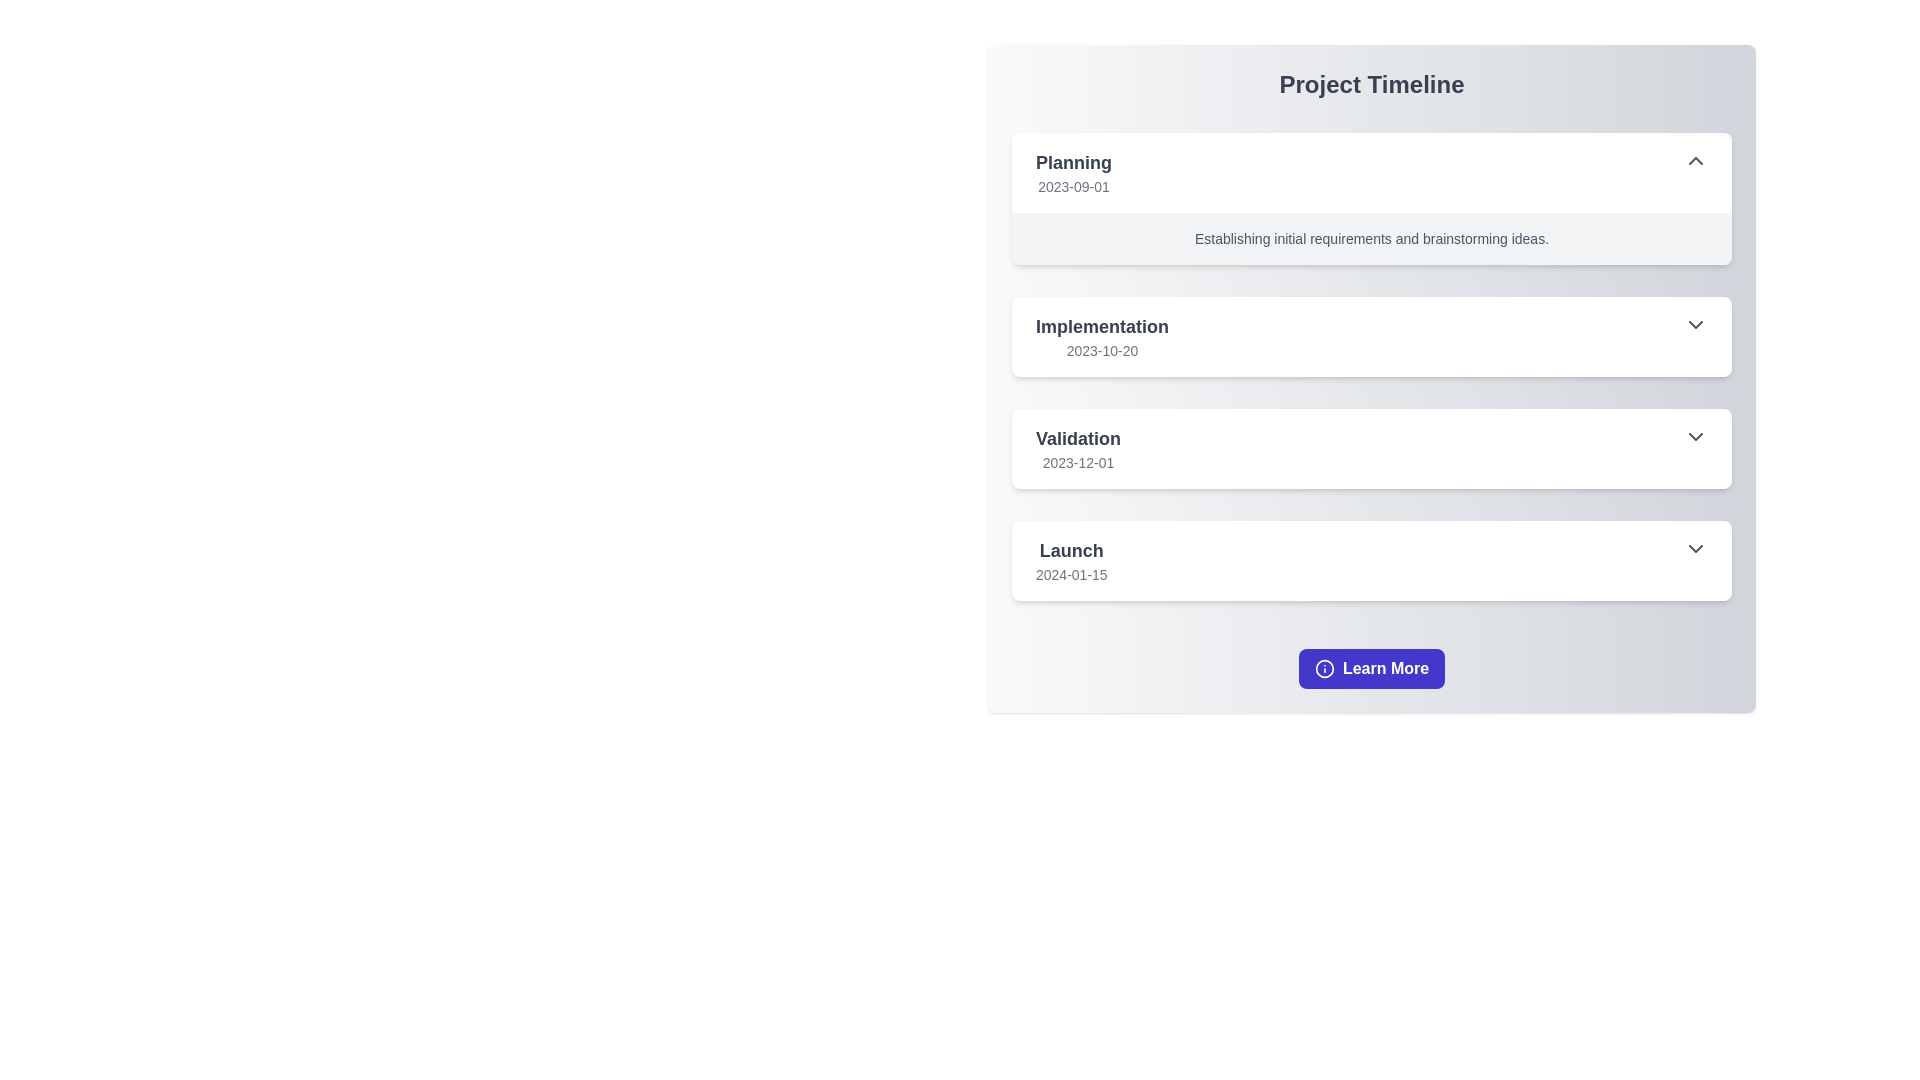 The height and width of the screenshot is (1080, 1920). What do you see at coordinates (1371, 366) in the screenshot?
I see `the down arrow on the 'Implementation' collapsible card in the 'Project Timeline' section` at bounding box center [1371, 366].